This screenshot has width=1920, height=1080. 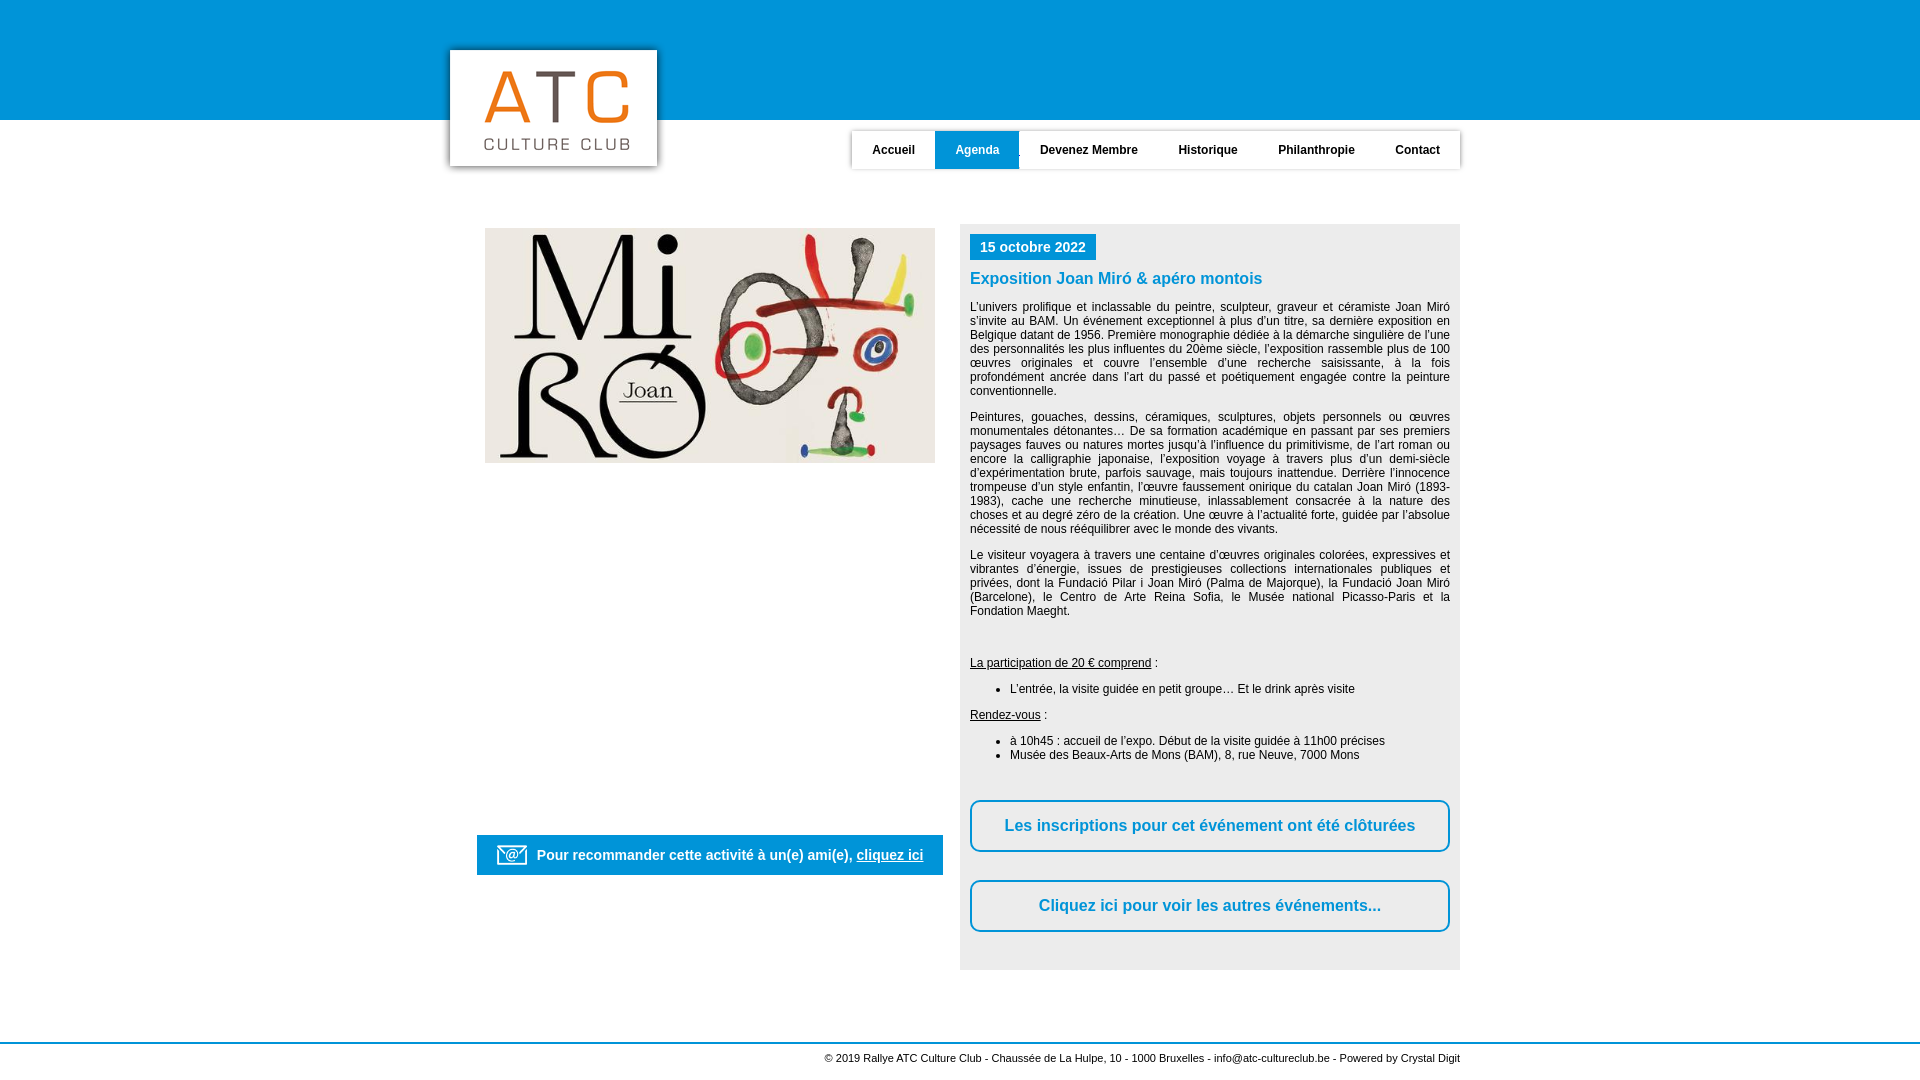 I want to click on 'Accueil', so click(x=851, y=147).